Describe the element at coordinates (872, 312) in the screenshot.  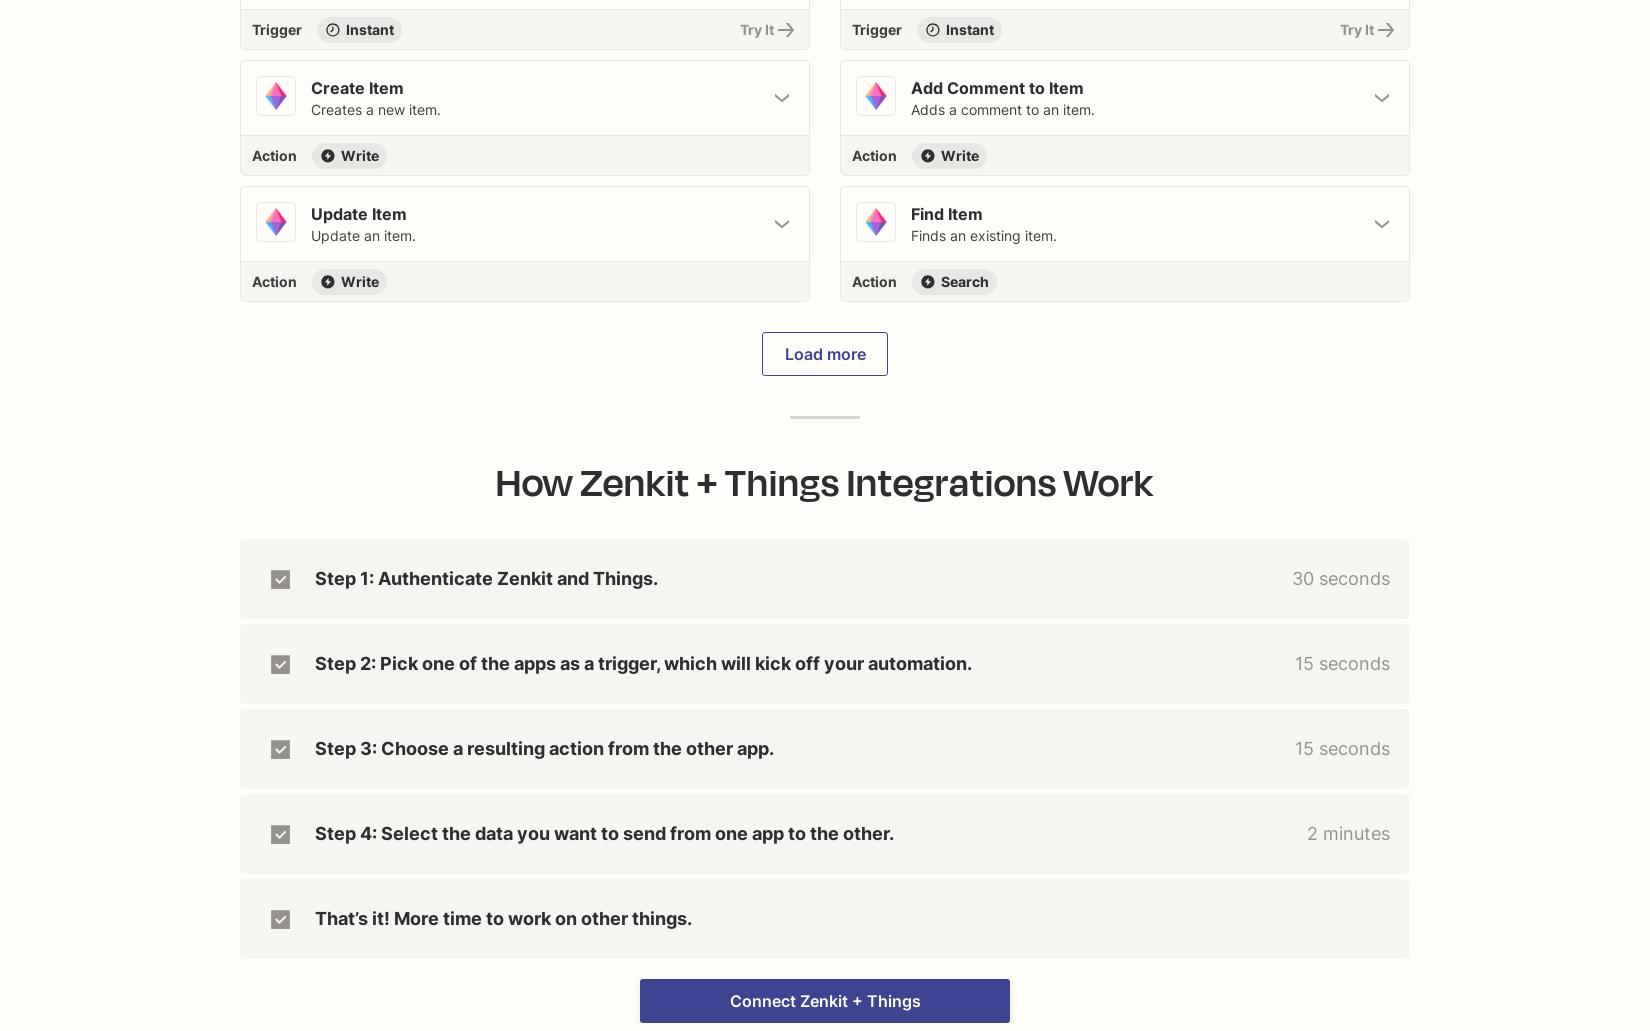
I see `'Find existing data in your app'` at that location.